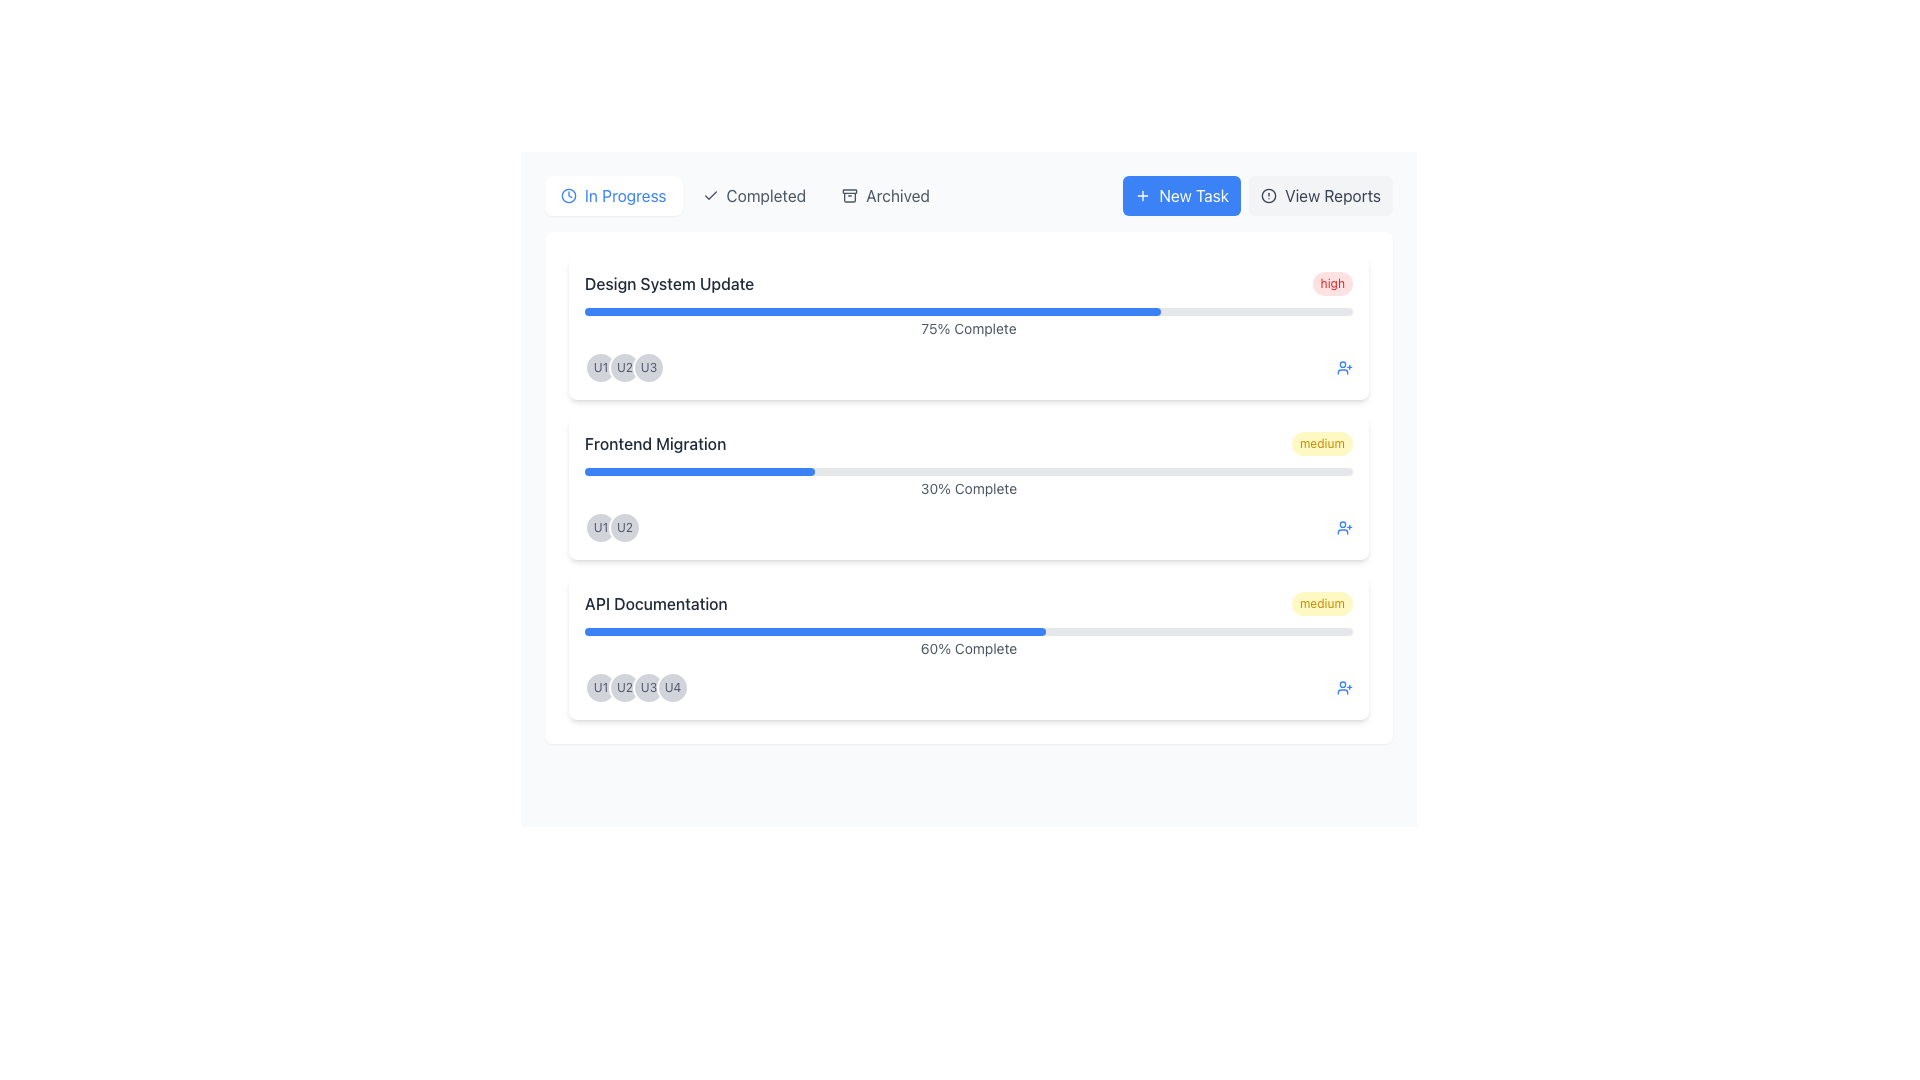 Image resolution: width=1920 pixels, height=1080 pixels. What do you see at coordinates (752, 196) in the screenshot?
I see `the button for selecting the 'Completed' category, which is the second button in a horizontal group of three, located near the top of the interface` at bounding box center [752, 196].